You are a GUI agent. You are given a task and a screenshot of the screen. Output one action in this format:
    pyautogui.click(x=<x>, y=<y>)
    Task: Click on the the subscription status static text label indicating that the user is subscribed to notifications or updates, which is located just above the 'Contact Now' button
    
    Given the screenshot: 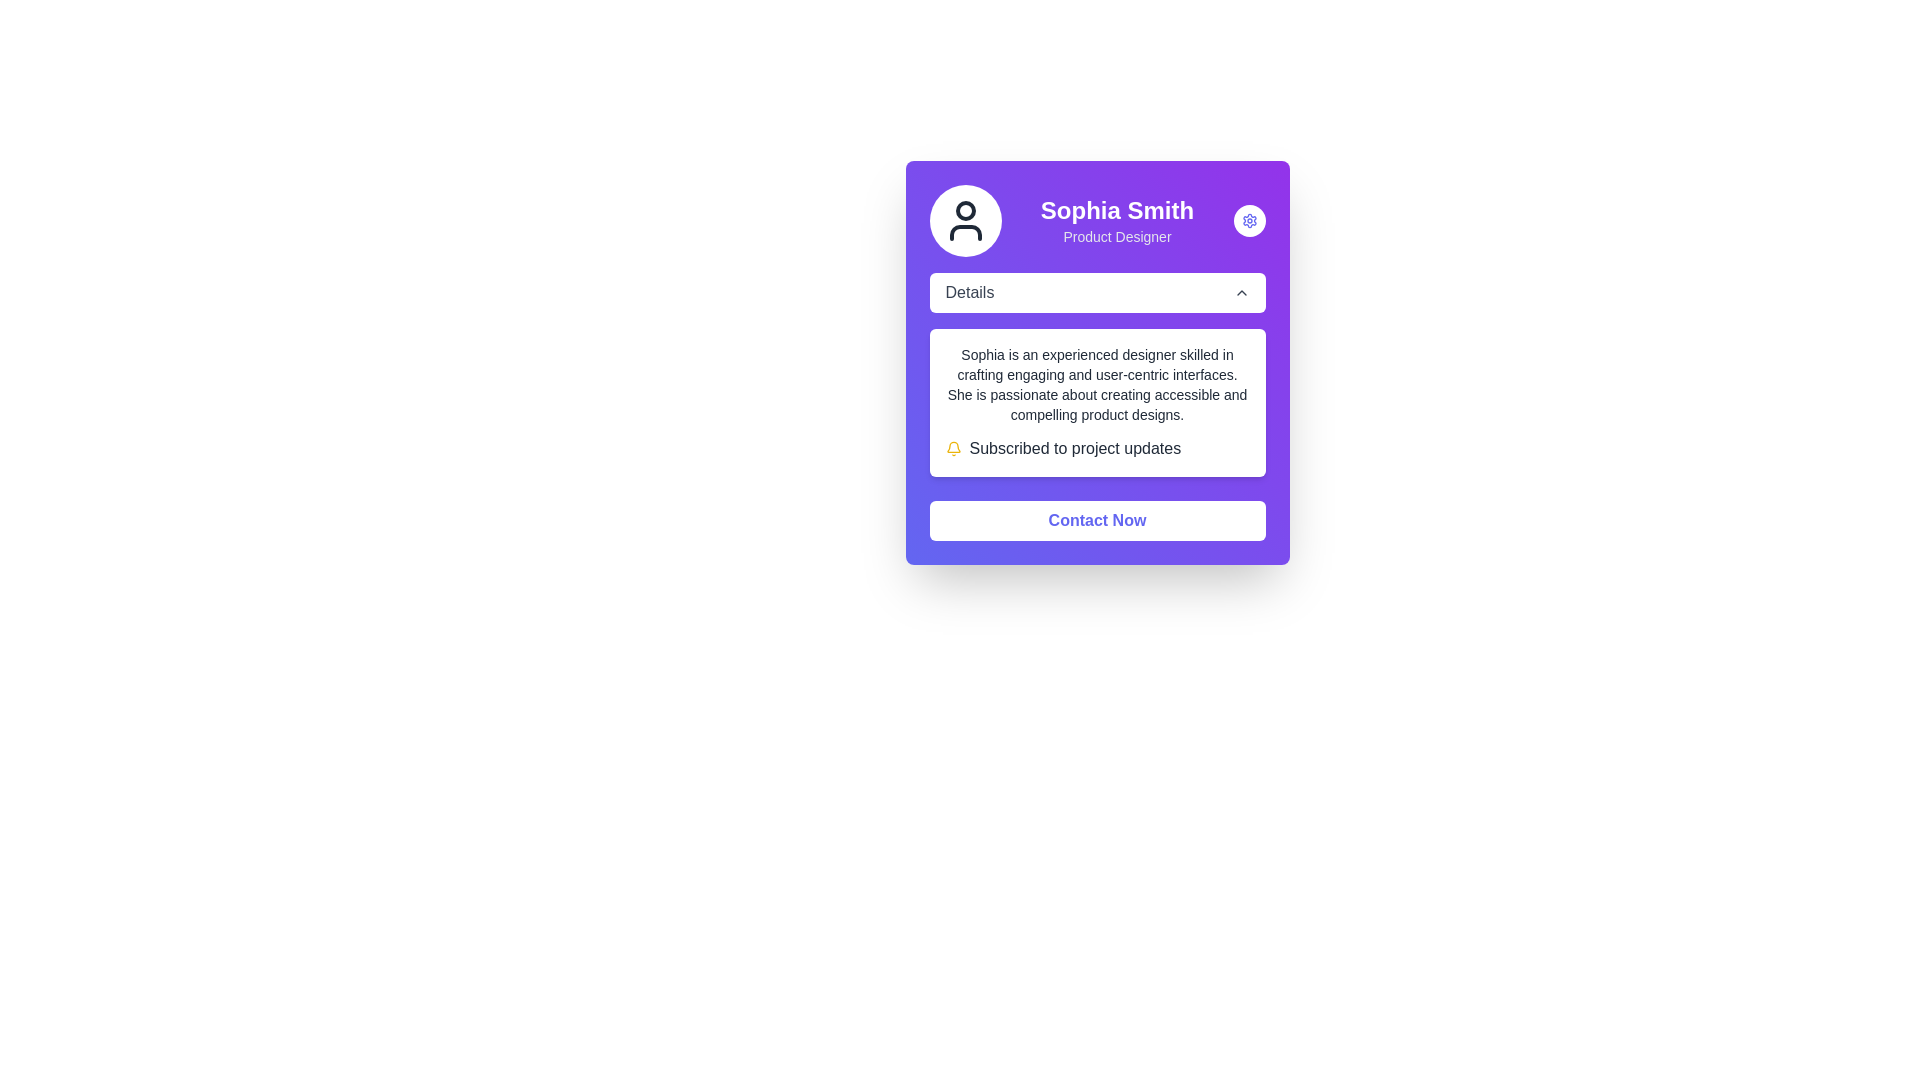 What is the action you would take?
    pyautogui.click(x=1074, y=447)
    